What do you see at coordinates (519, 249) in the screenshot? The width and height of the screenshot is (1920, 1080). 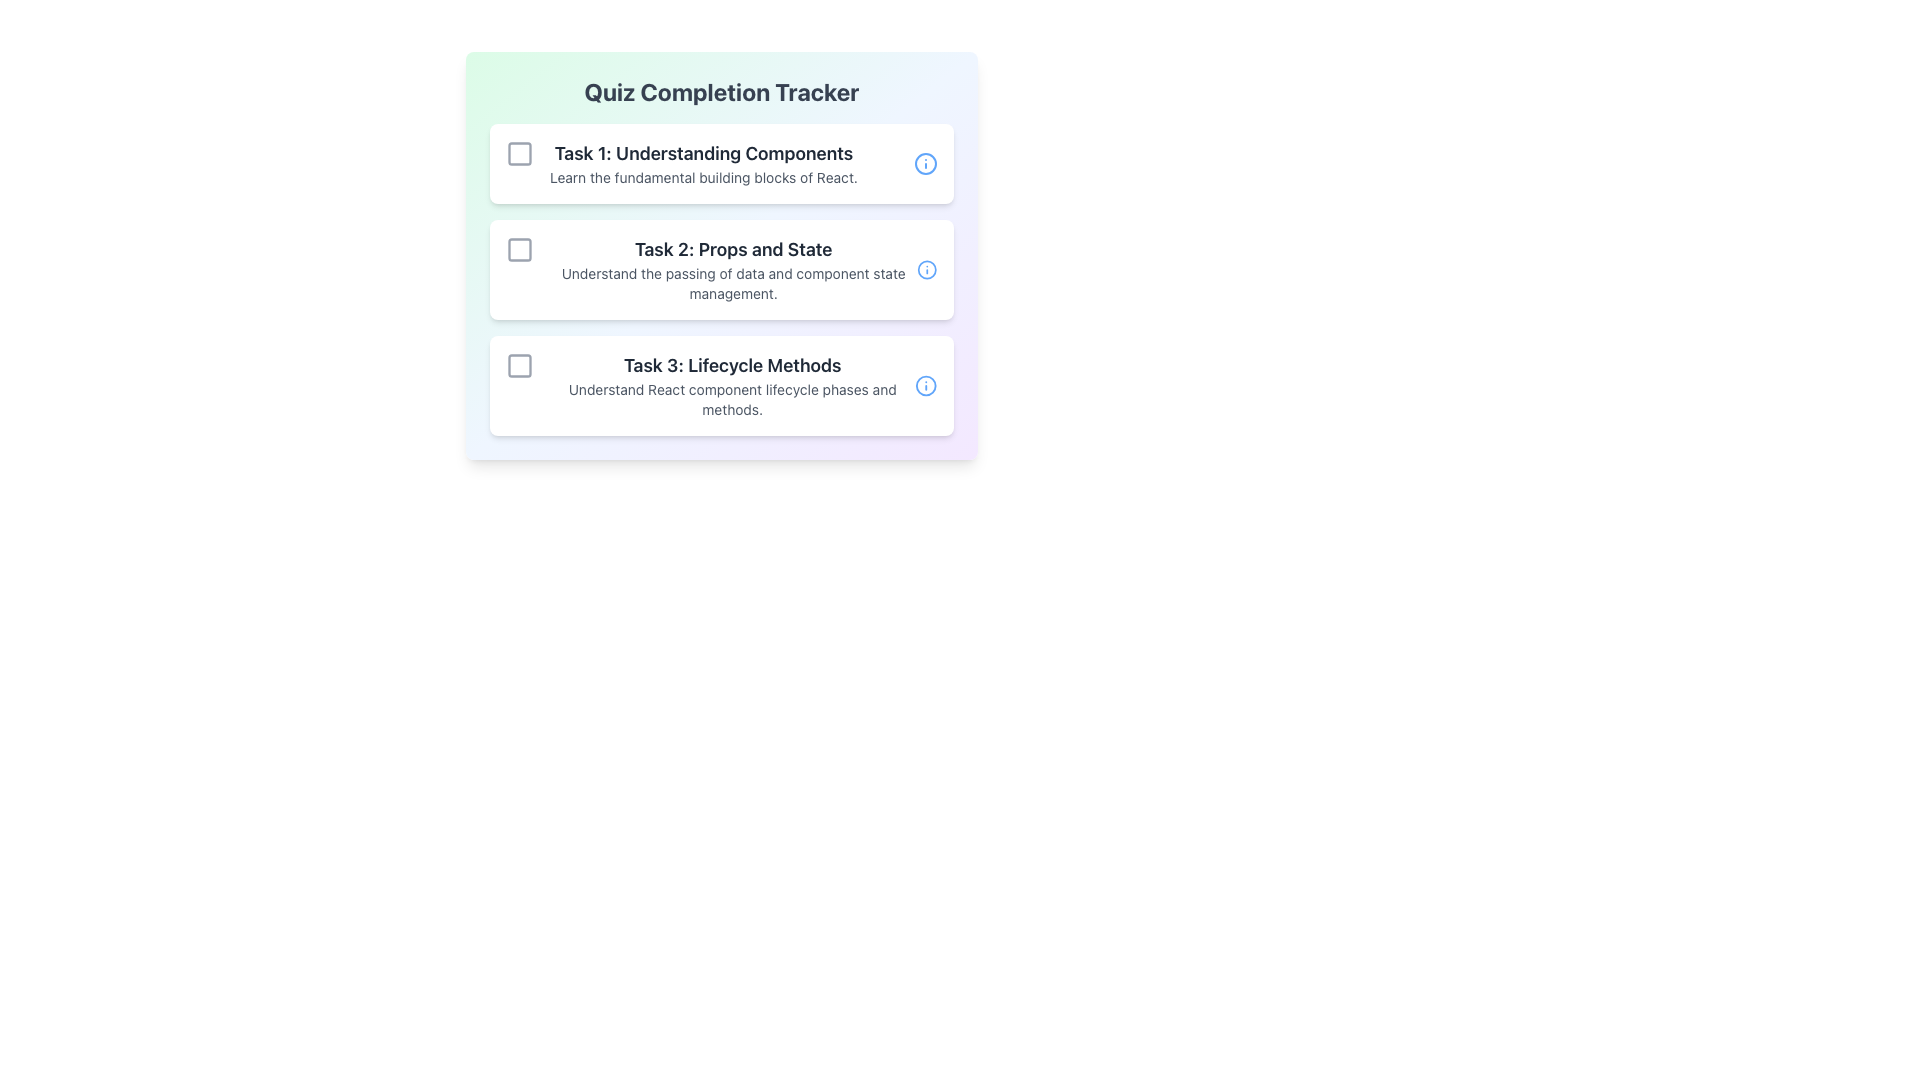 I see `the interactive checkbox for 'Task 2: Props and State'` at bounding box center [519, 249].